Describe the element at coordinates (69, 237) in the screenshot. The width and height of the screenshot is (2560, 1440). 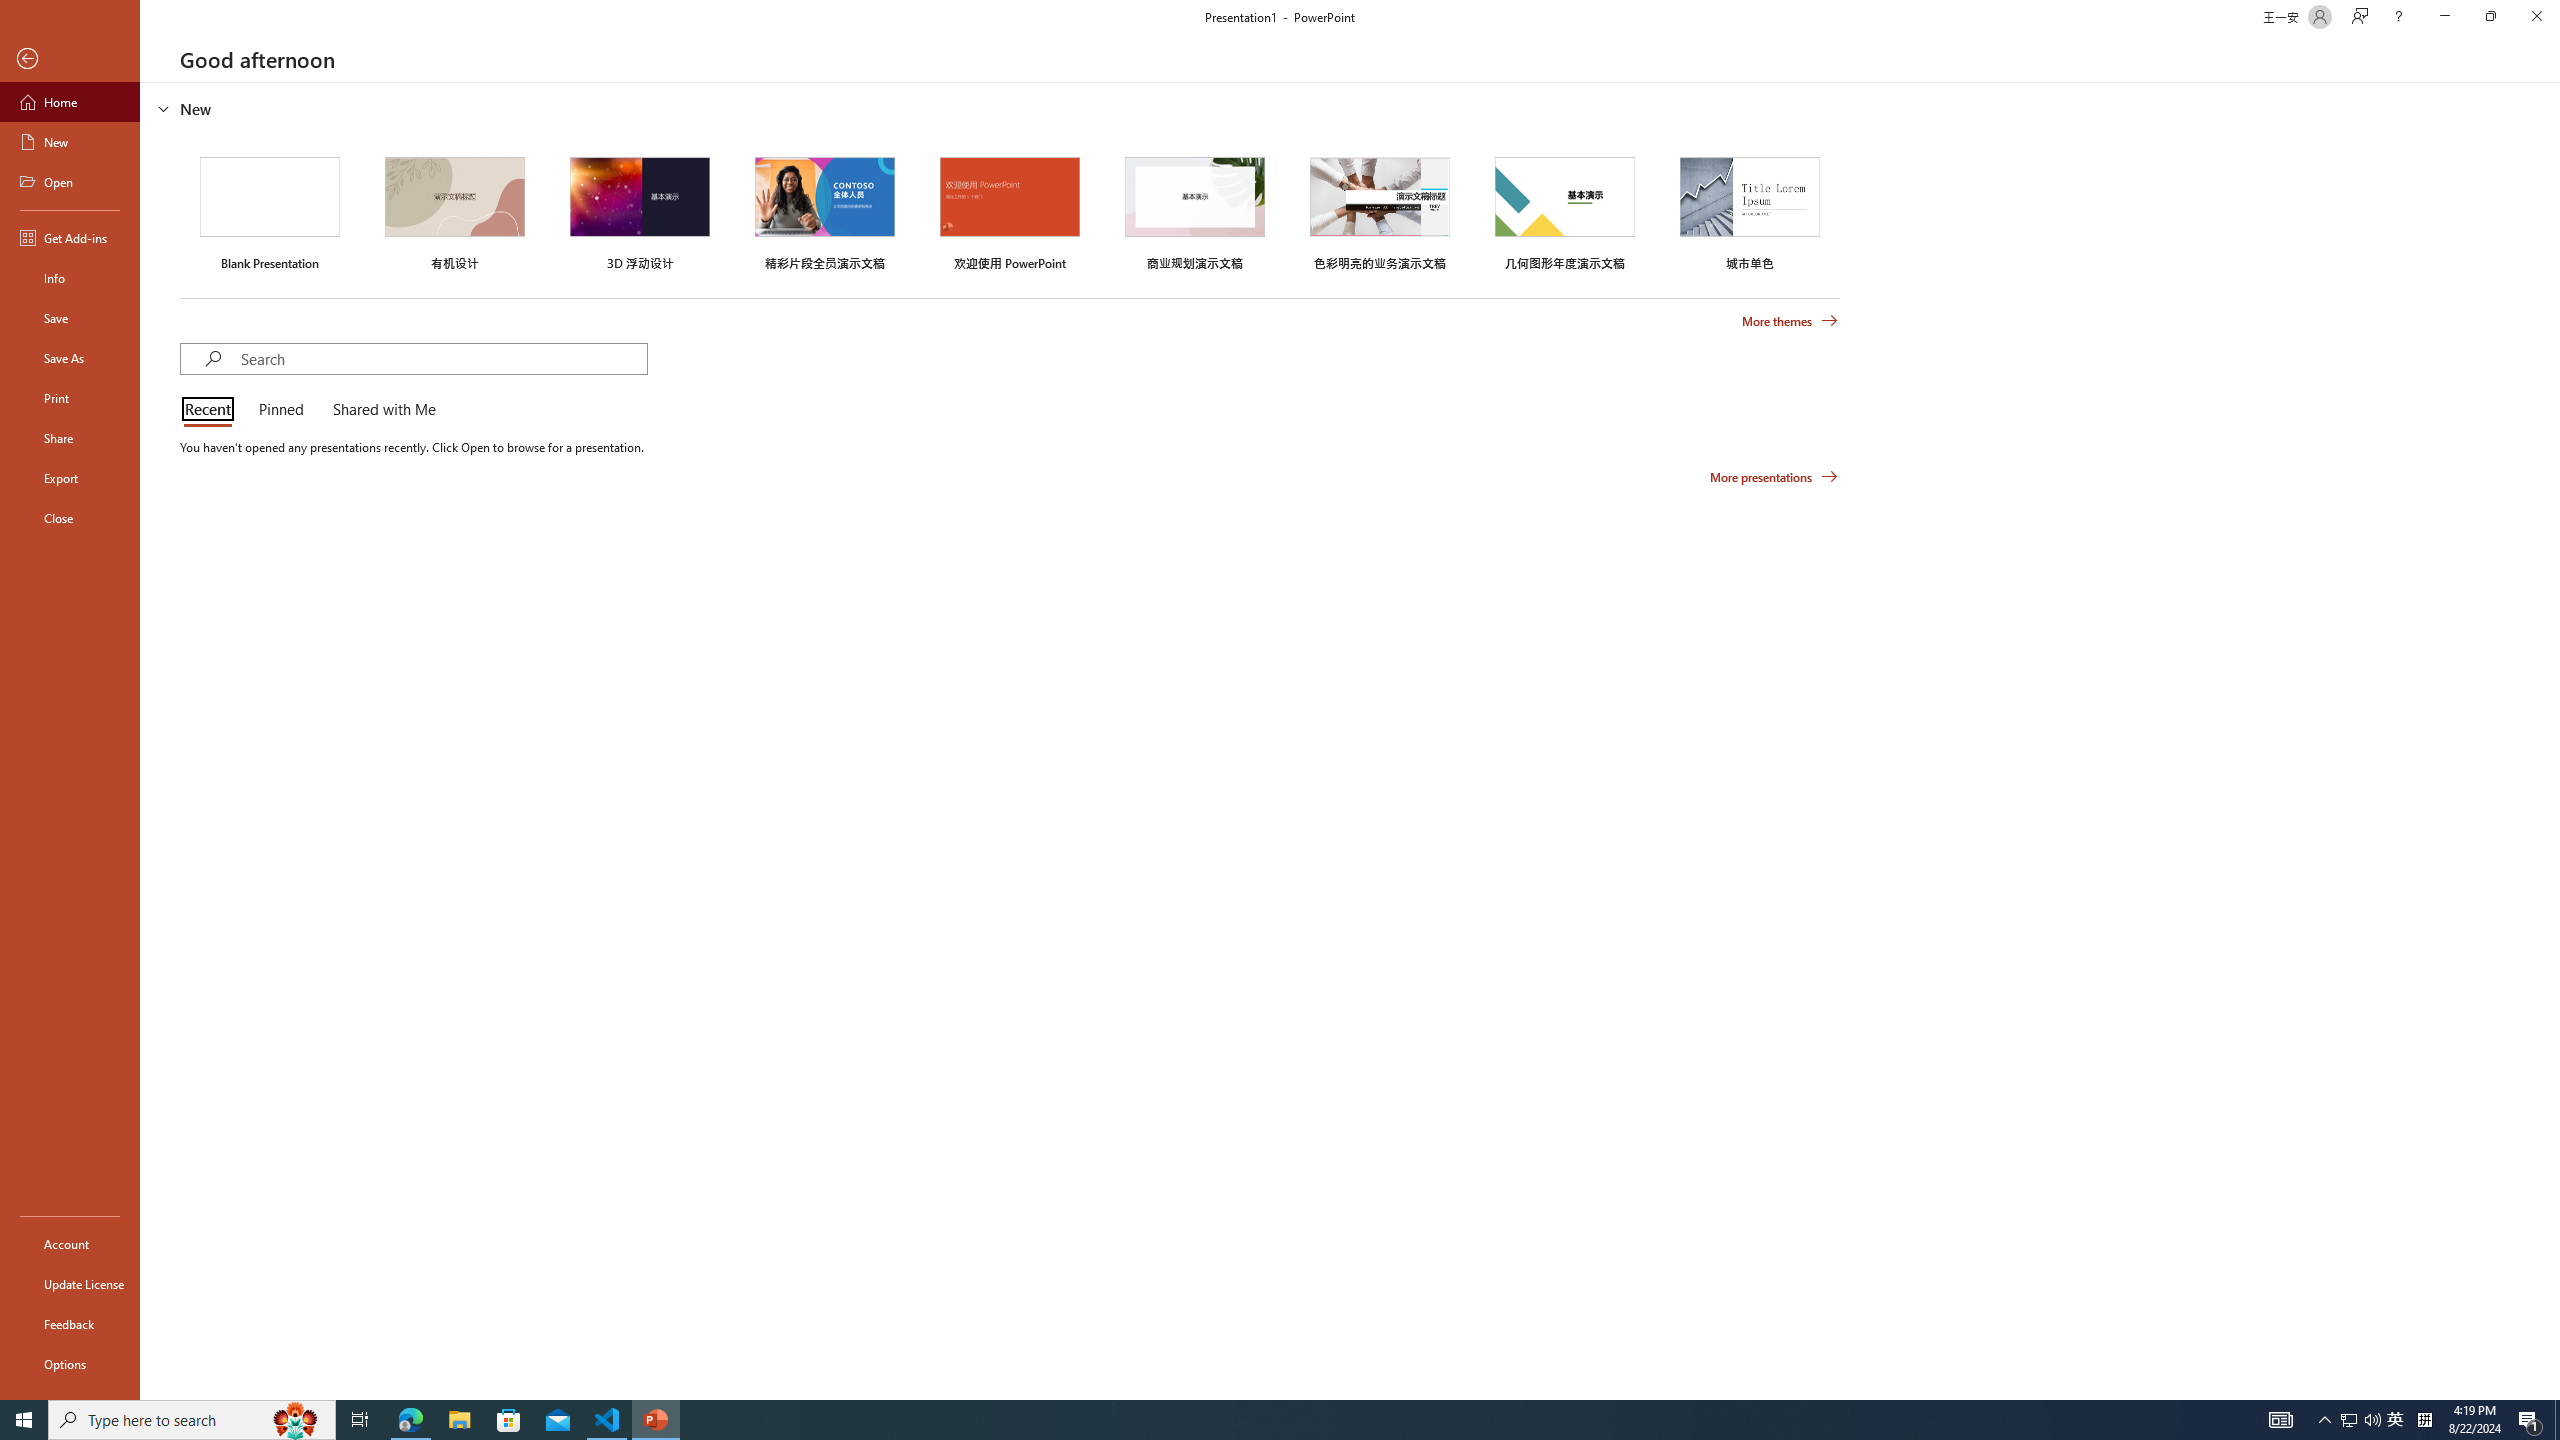
I see `'Get Add-ins'` at that location.